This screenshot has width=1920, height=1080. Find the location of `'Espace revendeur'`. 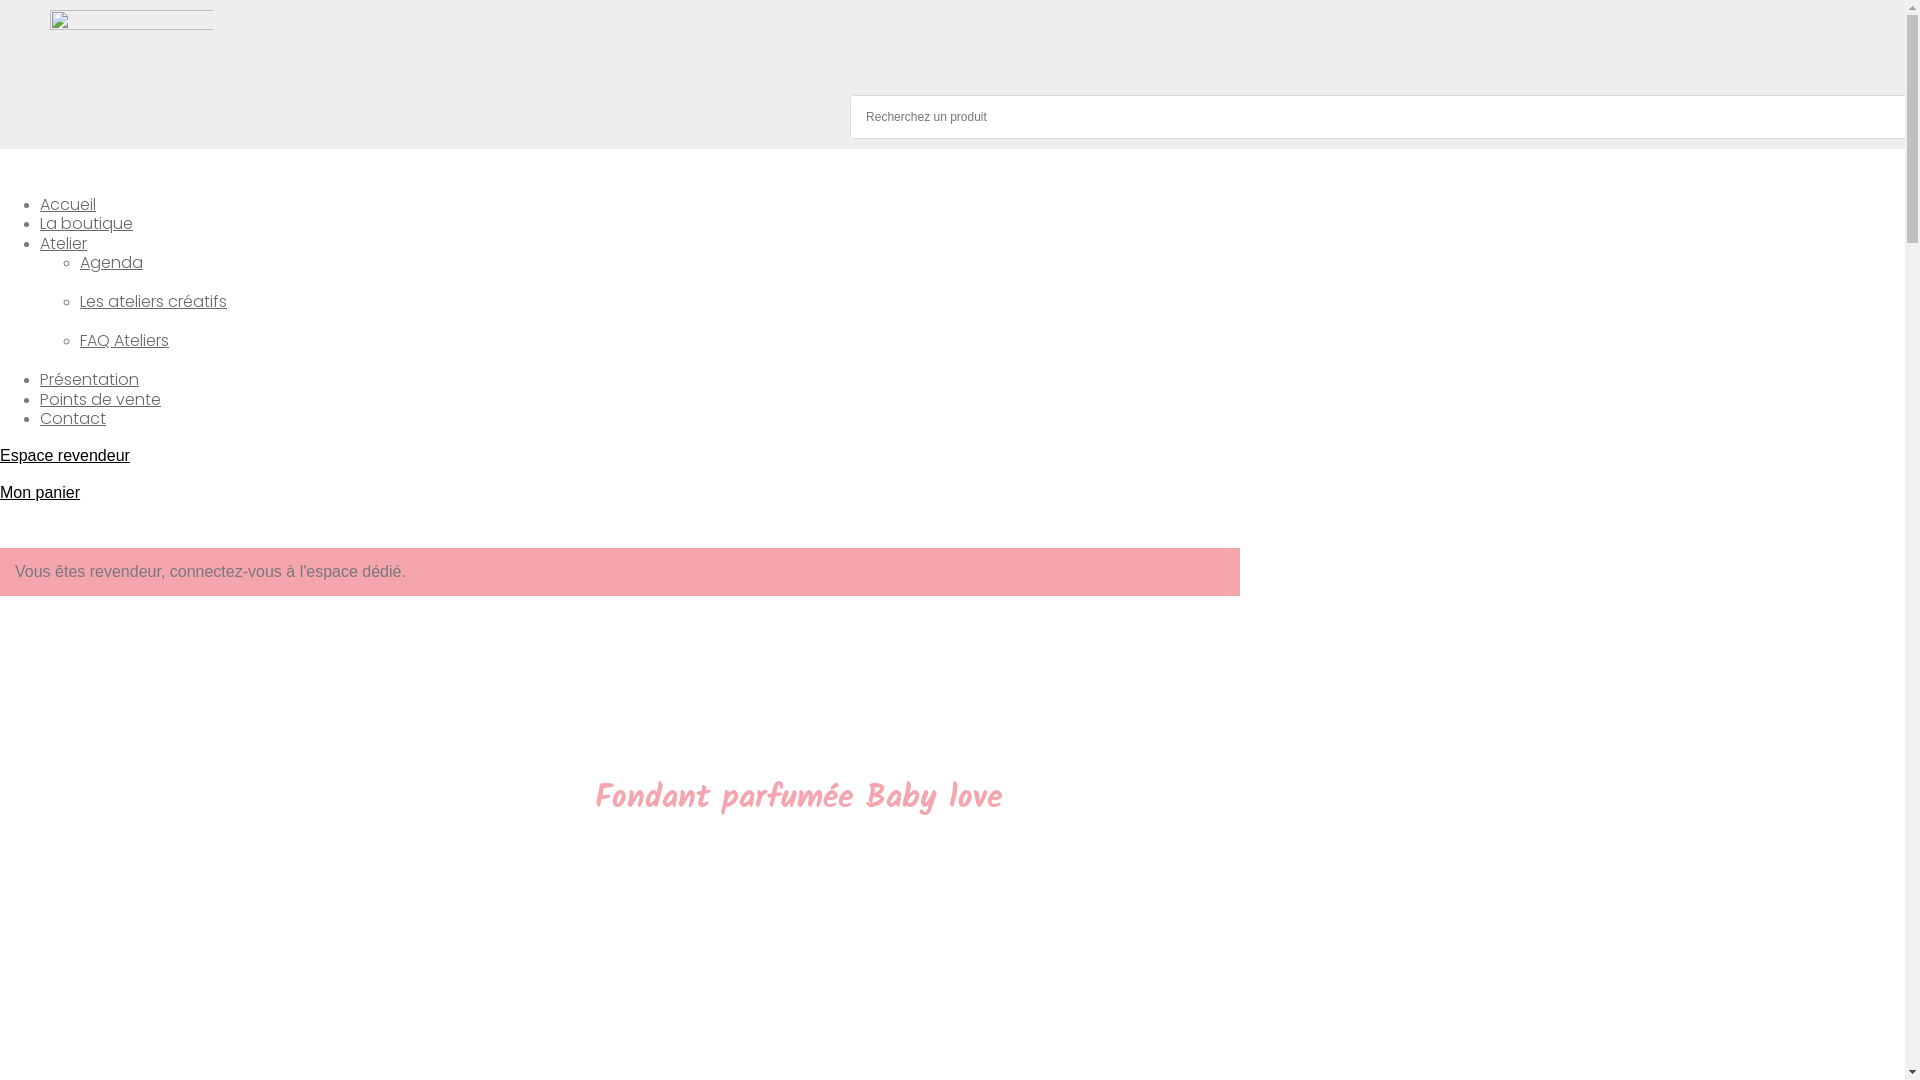

'Espace revendeur' is located at coordinates (65, 455).